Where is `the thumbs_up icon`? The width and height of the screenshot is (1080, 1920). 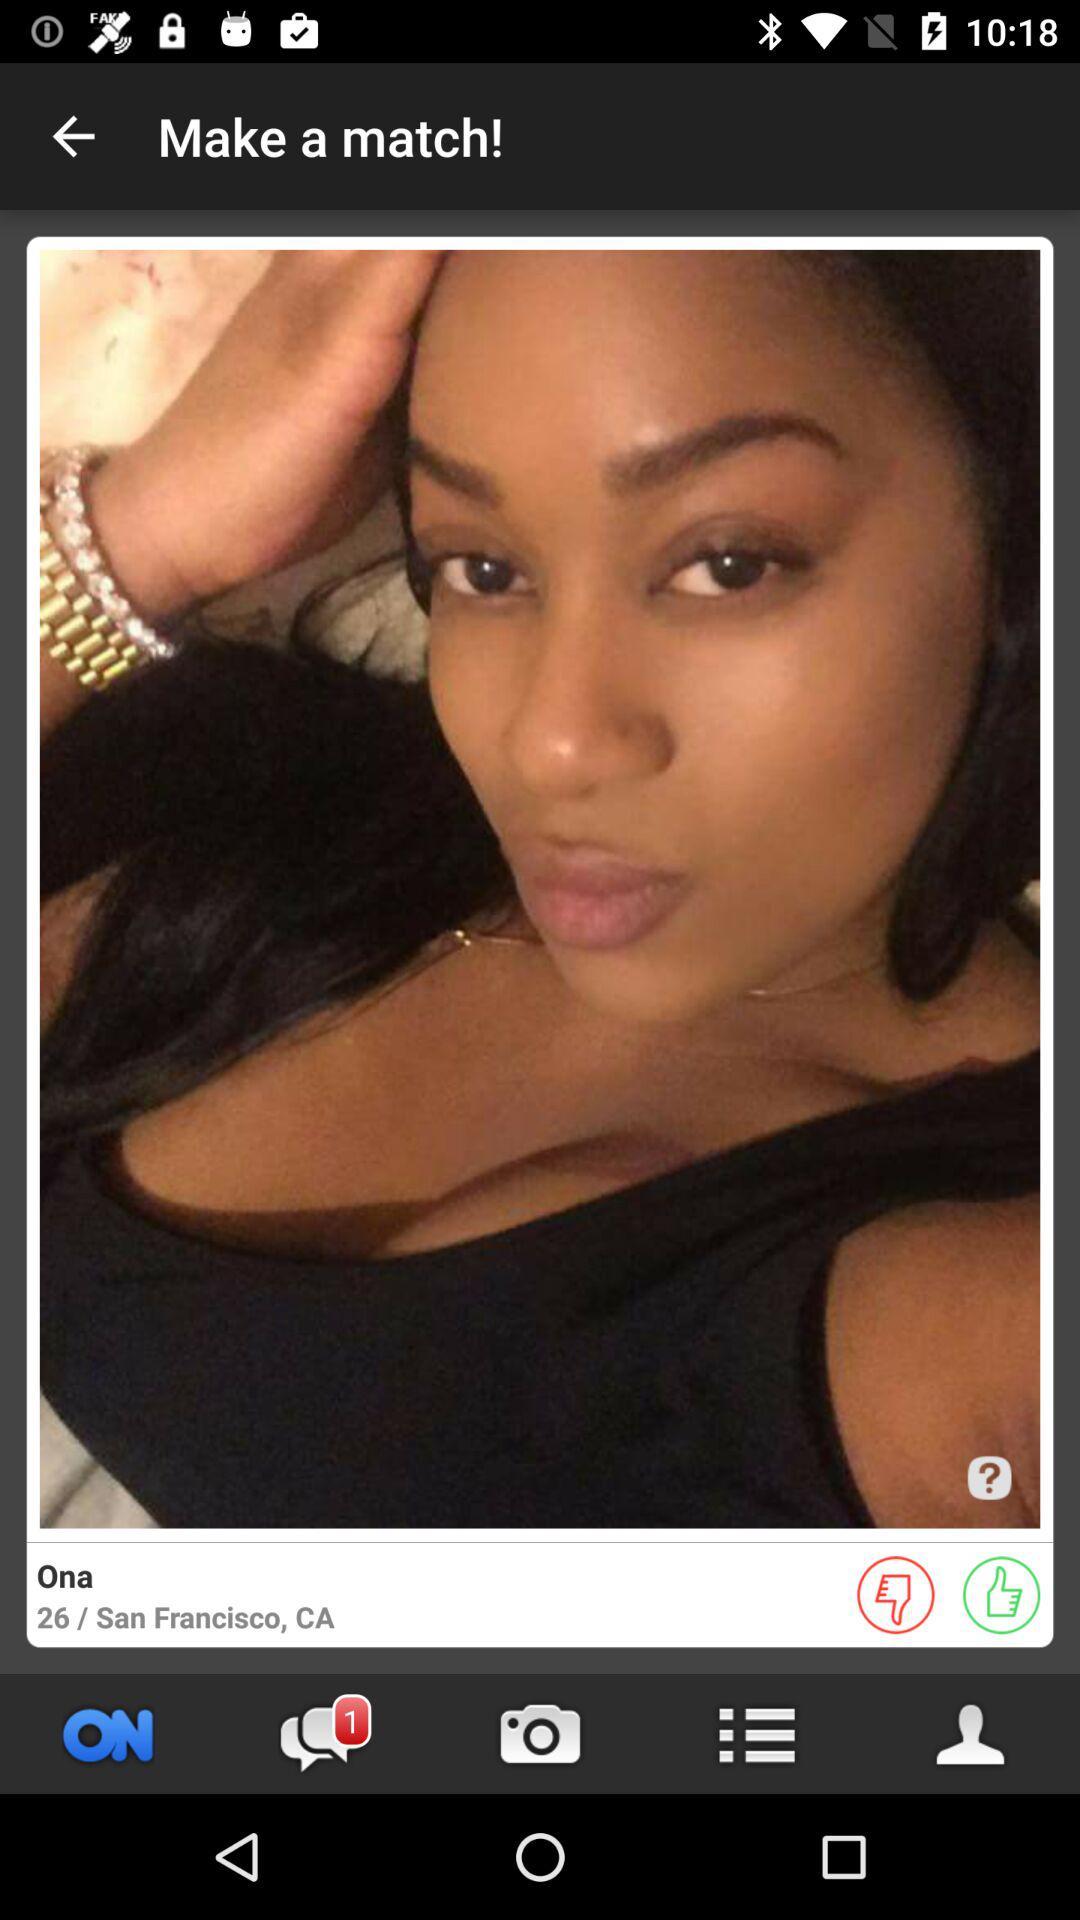
the thumbs_up icon is located at coordinates (1001, 1594).